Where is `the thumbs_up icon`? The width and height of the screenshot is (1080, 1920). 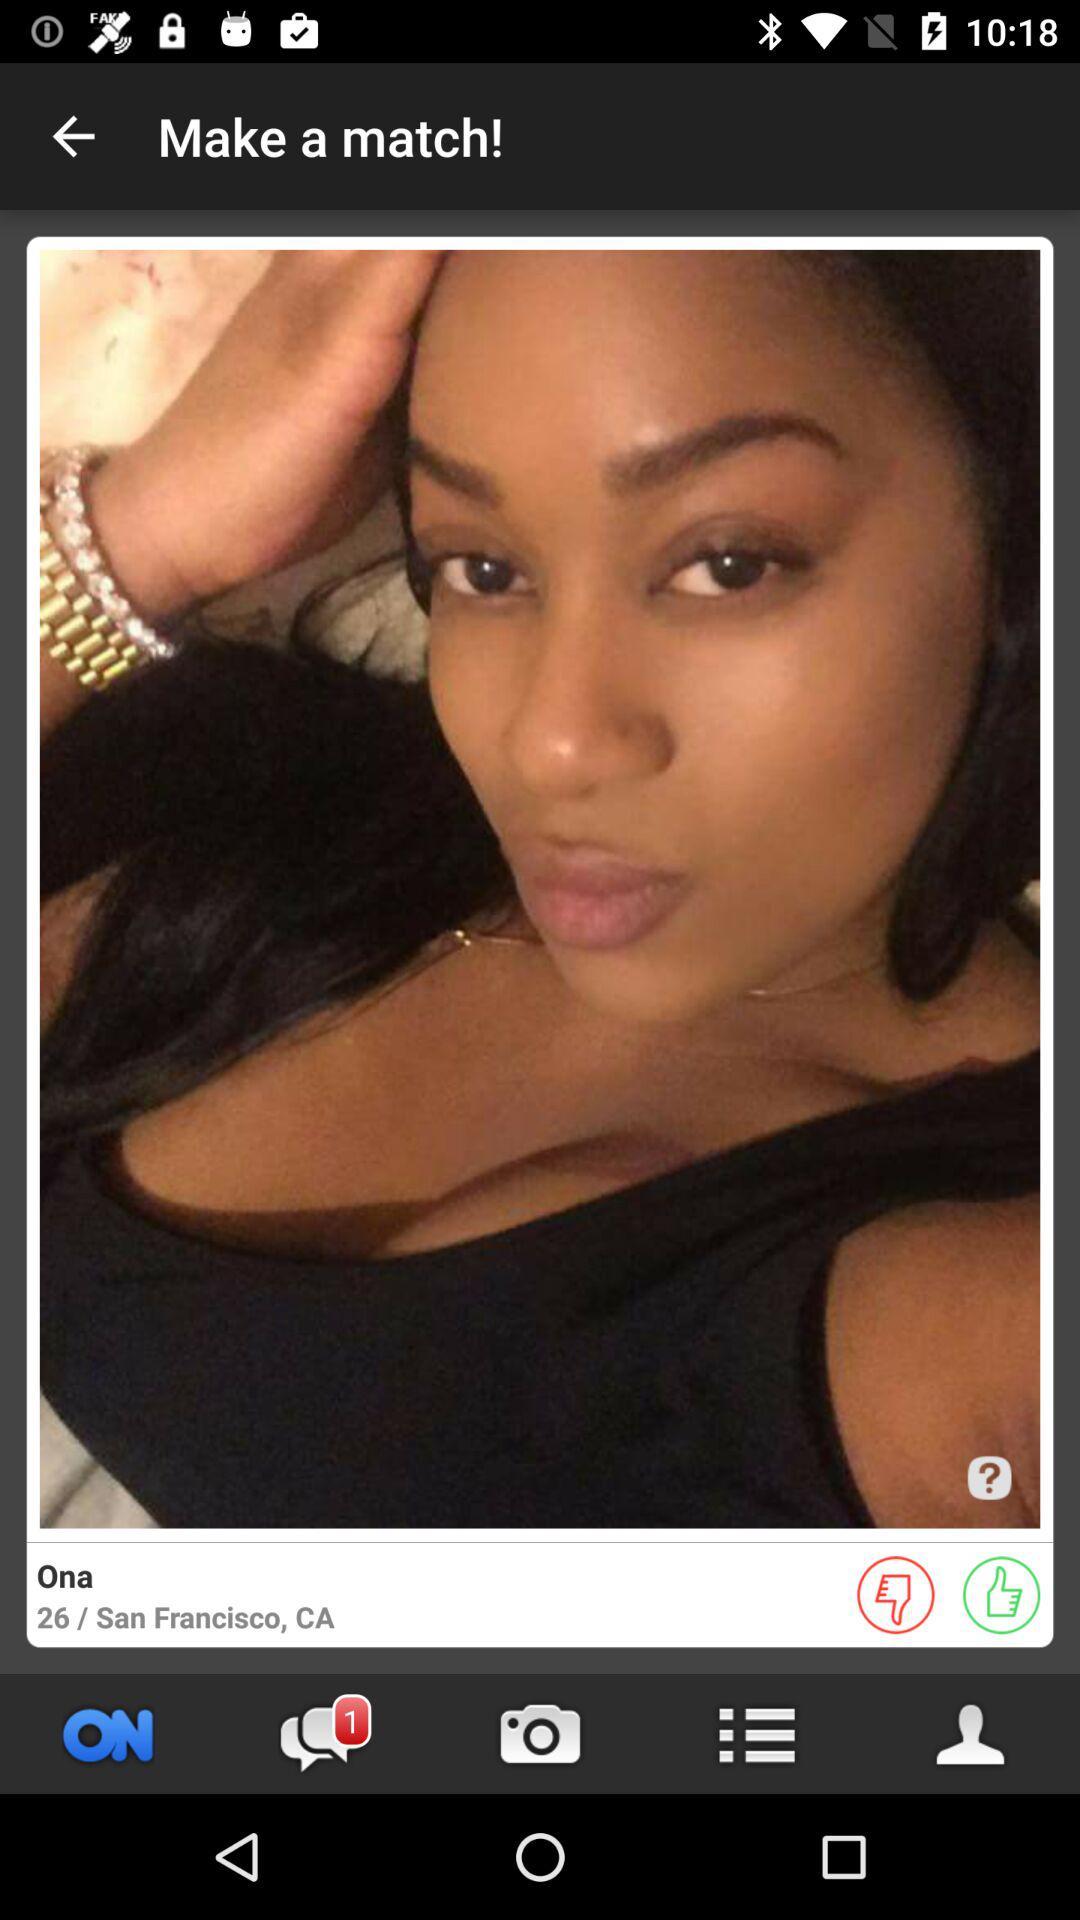
the thumbs_up icon is located at coordinates (1001, 1594).